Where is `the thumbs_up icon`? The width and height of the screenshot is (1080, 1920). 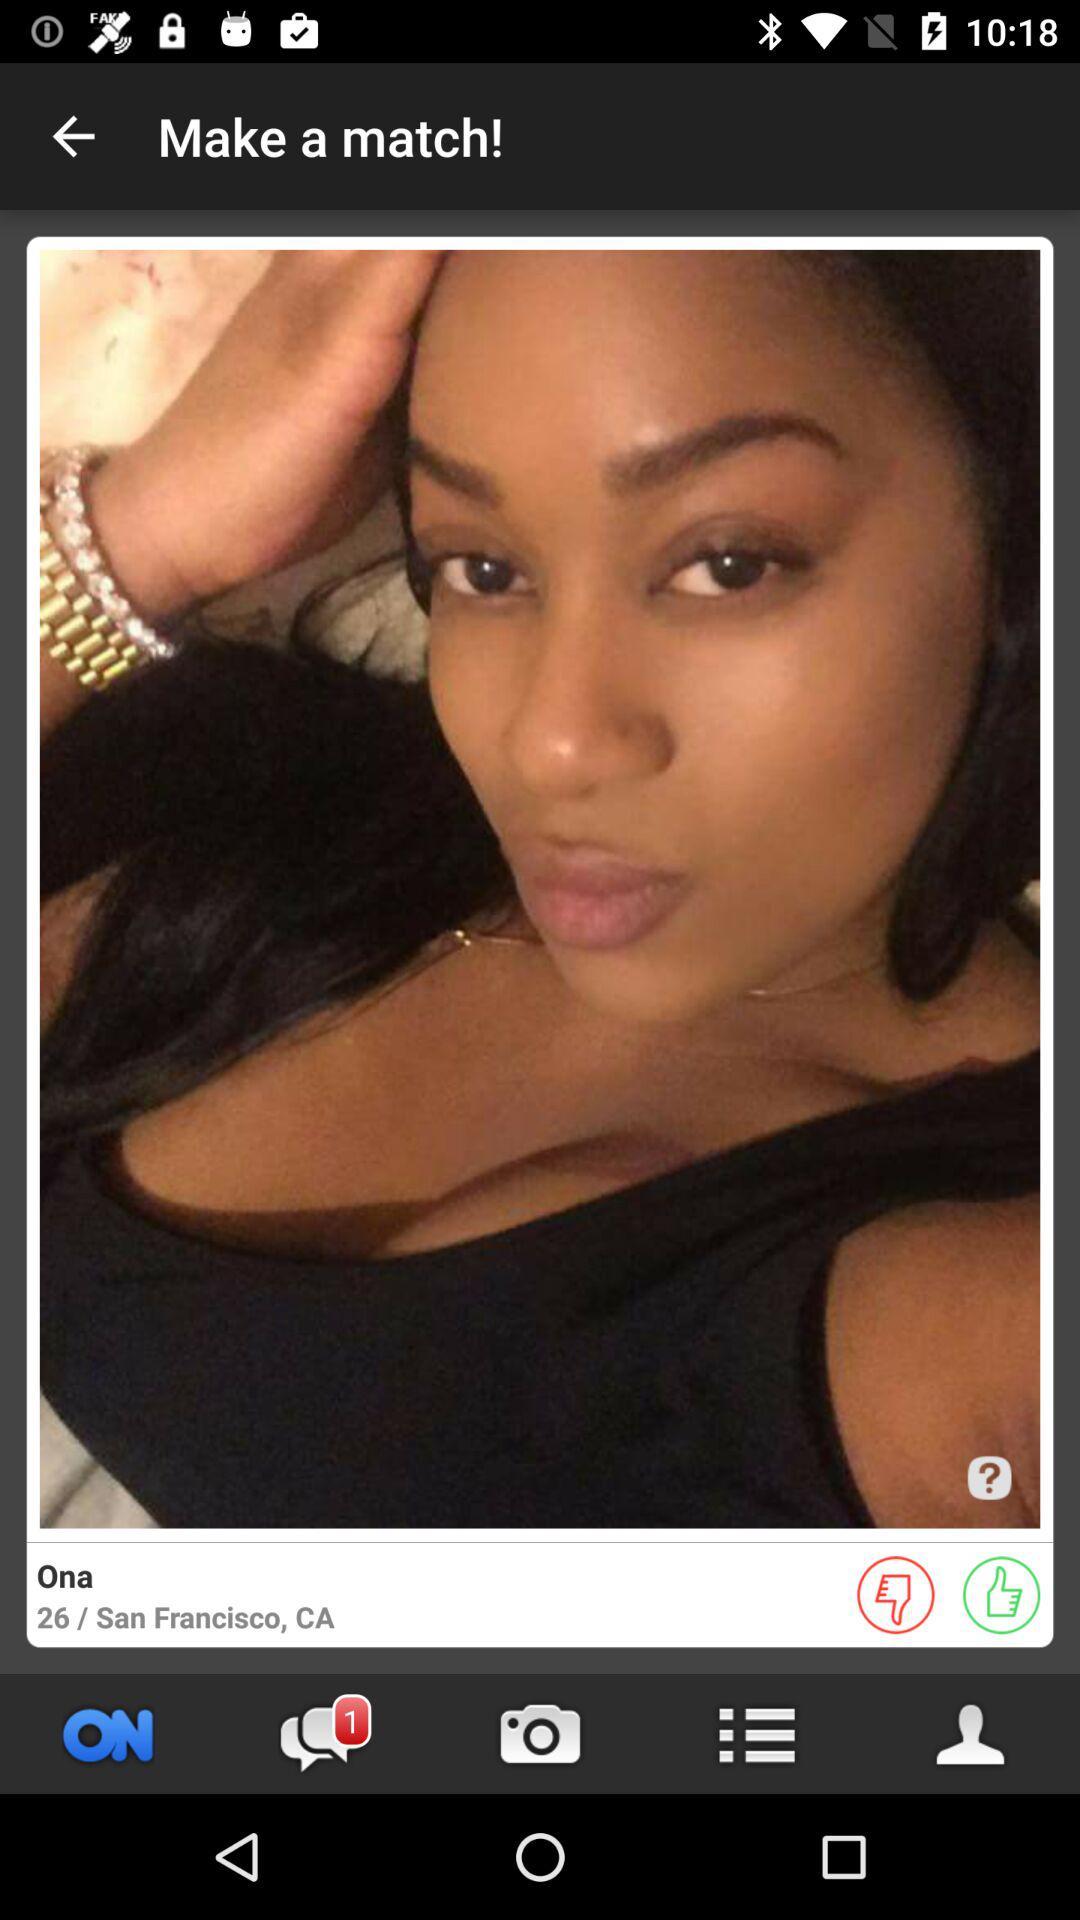
the thumbs_up icon is located at coordinates (1001, 1594).